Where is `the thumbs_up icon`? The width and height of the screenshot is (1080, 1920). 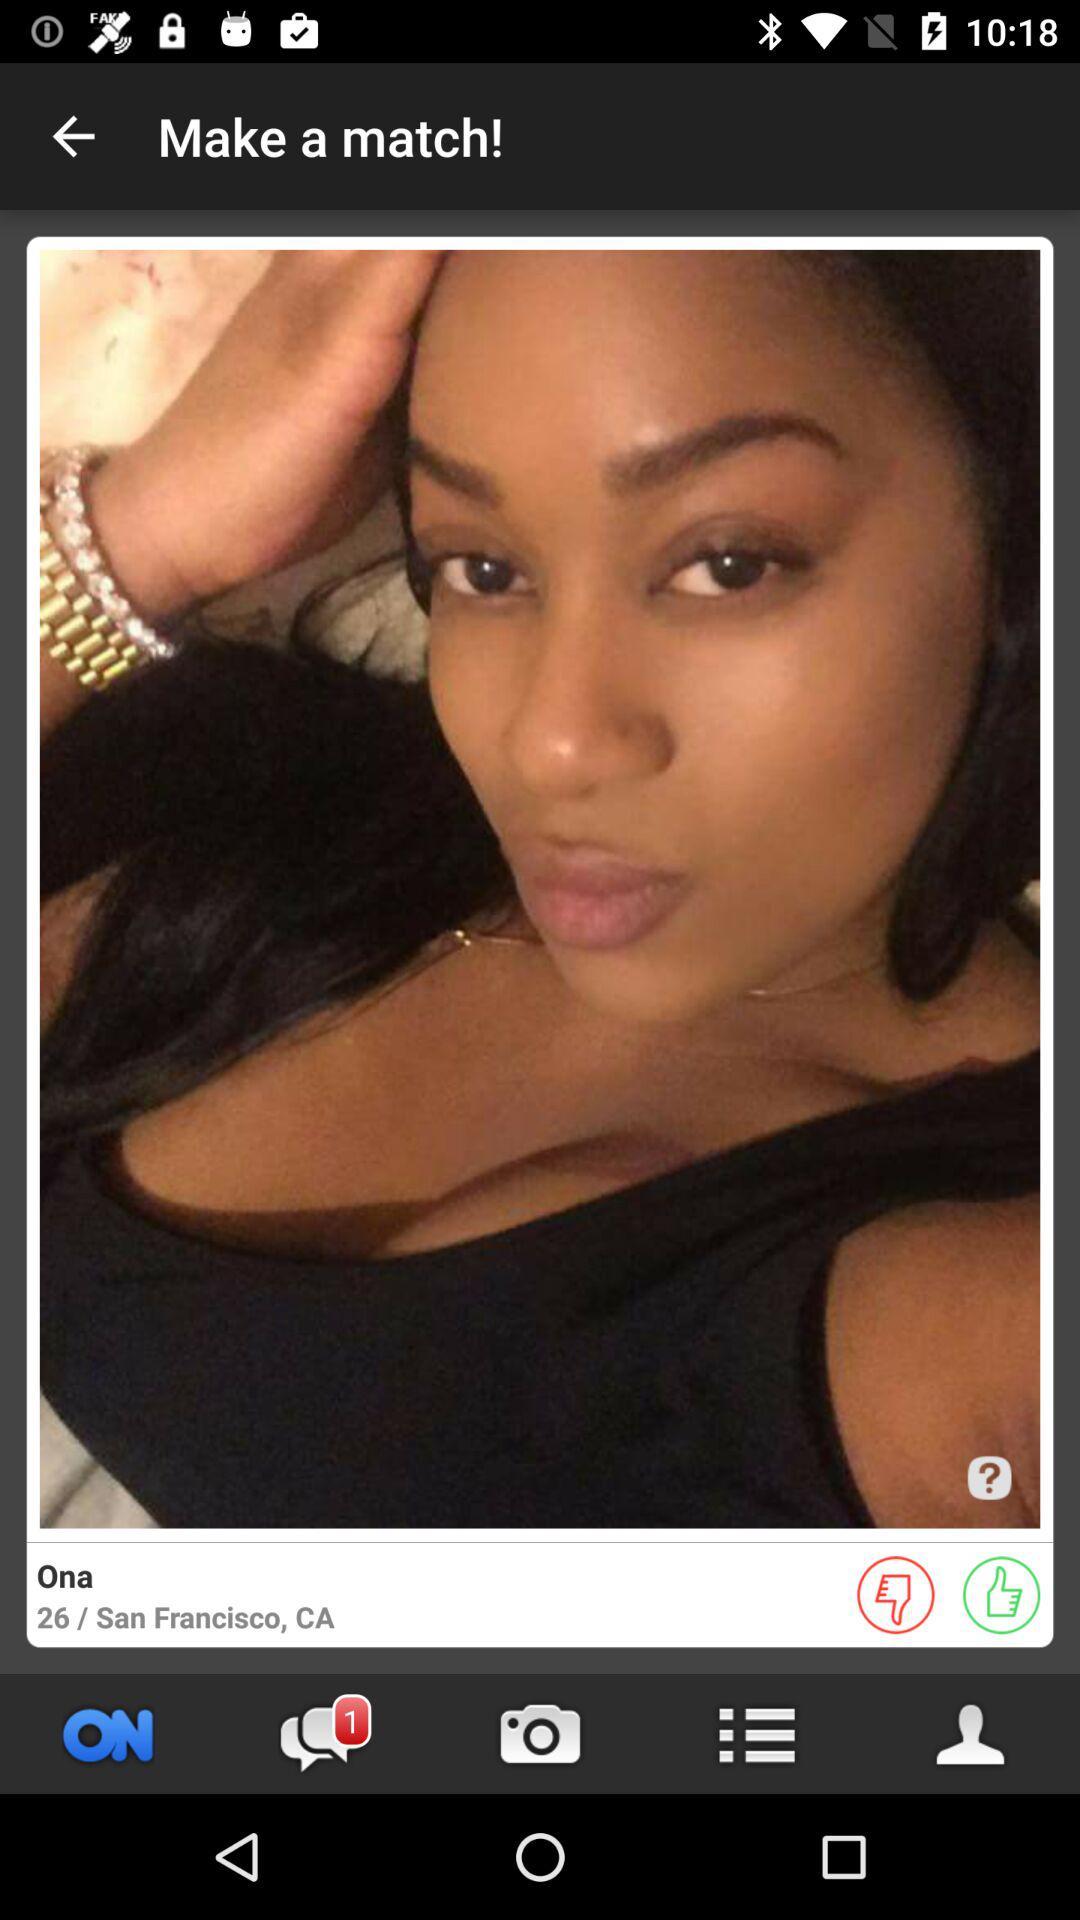
the thumbs_up icon is located at coordinates (1001, 1594).